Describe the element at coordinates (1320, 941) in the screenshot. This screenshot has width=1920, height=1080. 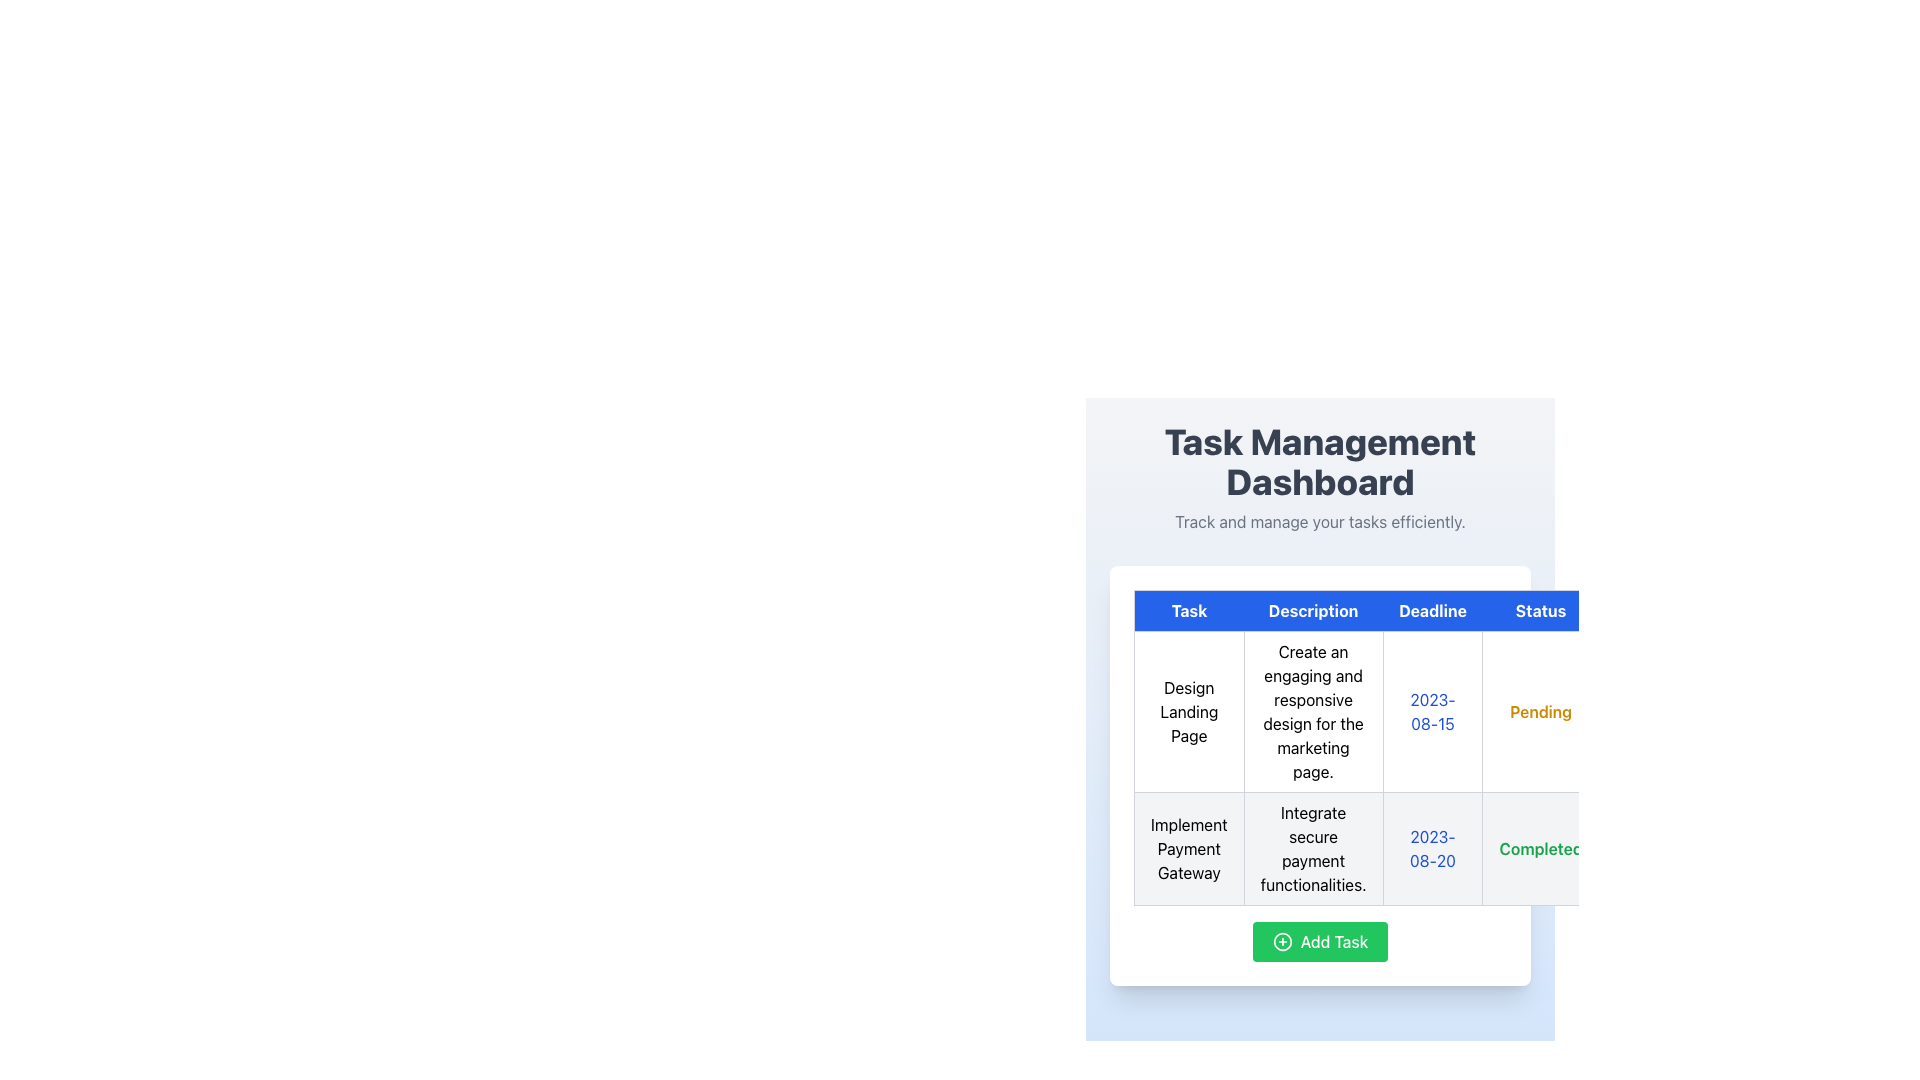
I see `the 'Add Task' button with a green background and white text` at that location.